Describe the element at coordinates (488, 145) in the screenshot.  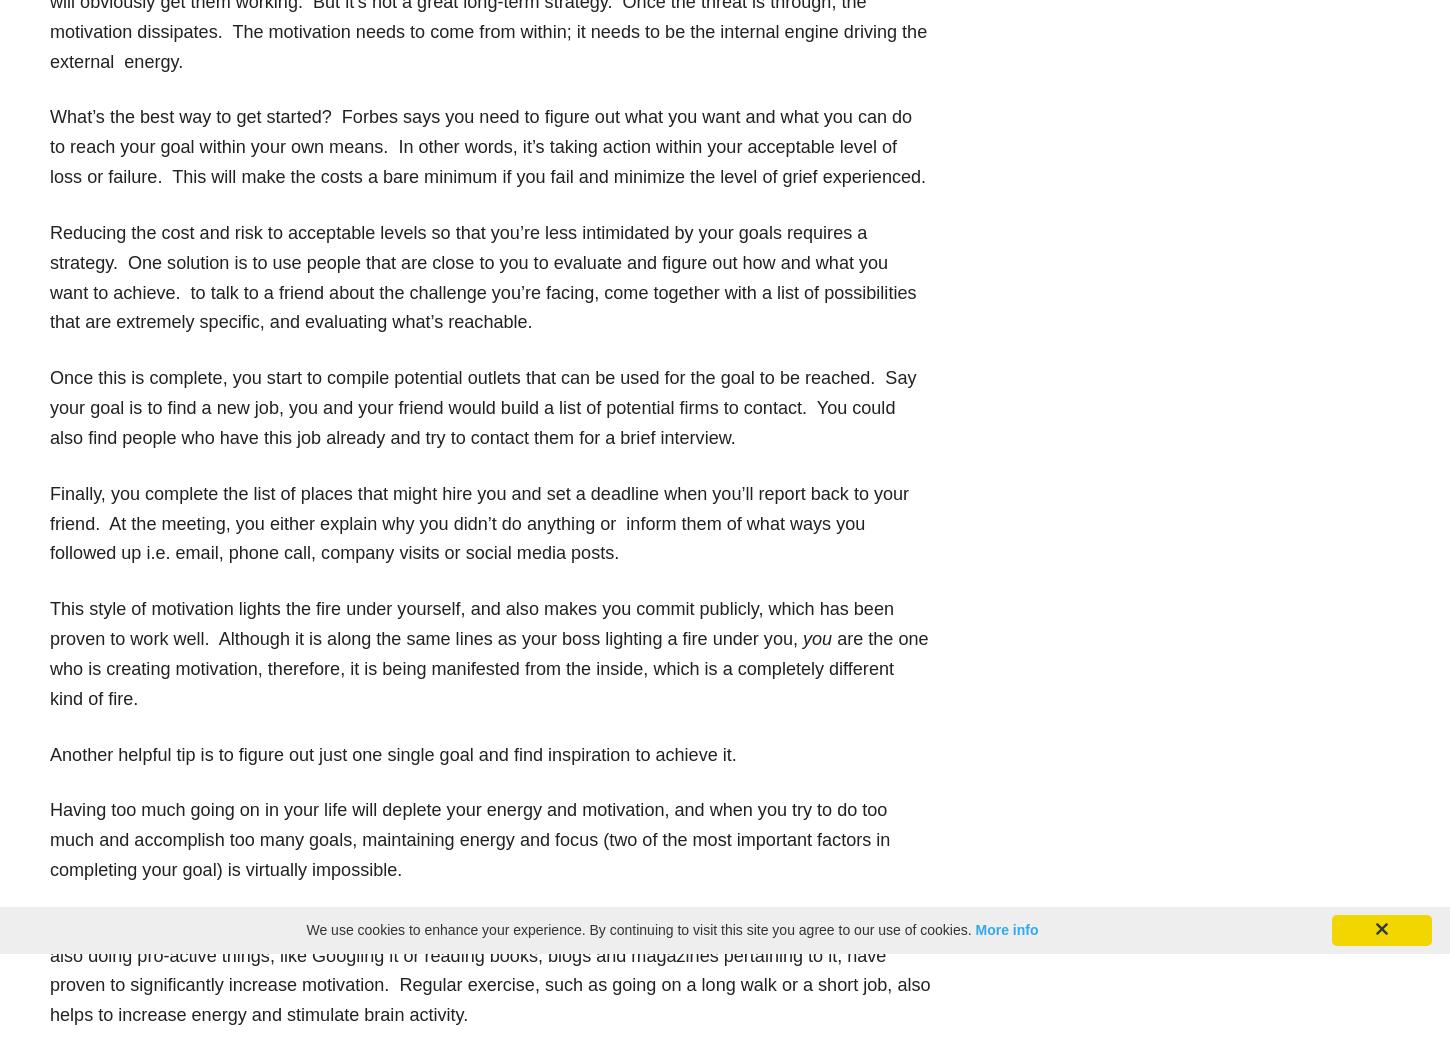
I see `'What’s the best way to get started?  Forbes says you need to figure out what you want and what you can do to reach your goal within your own means.  In other words, it’s taking action within your acceptable level of loss or failure.  This will make the costs a bare minimum if you fail and minimize the level of grief experienced.'` at that location.